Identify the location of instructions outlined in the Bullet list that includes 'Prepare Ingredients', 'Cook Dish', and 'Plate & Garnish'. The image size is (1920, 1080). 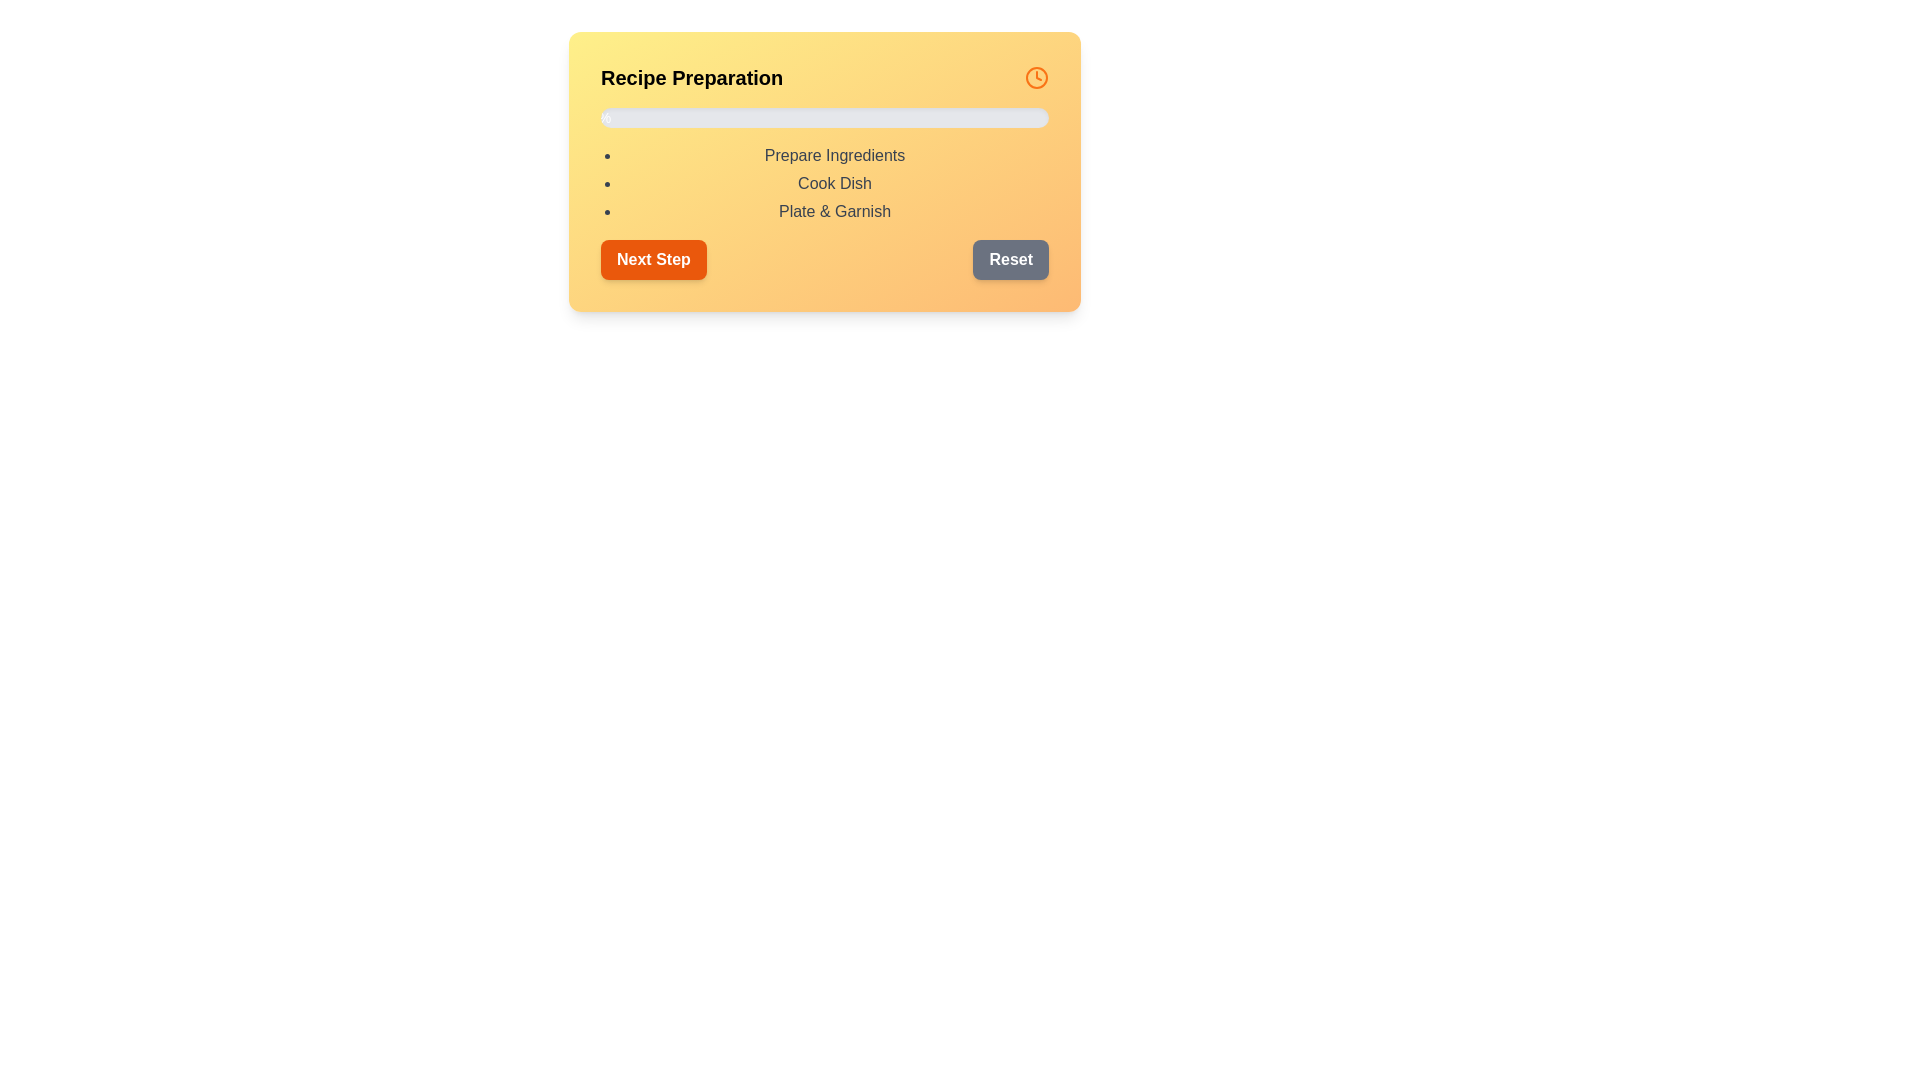
(825, 184).